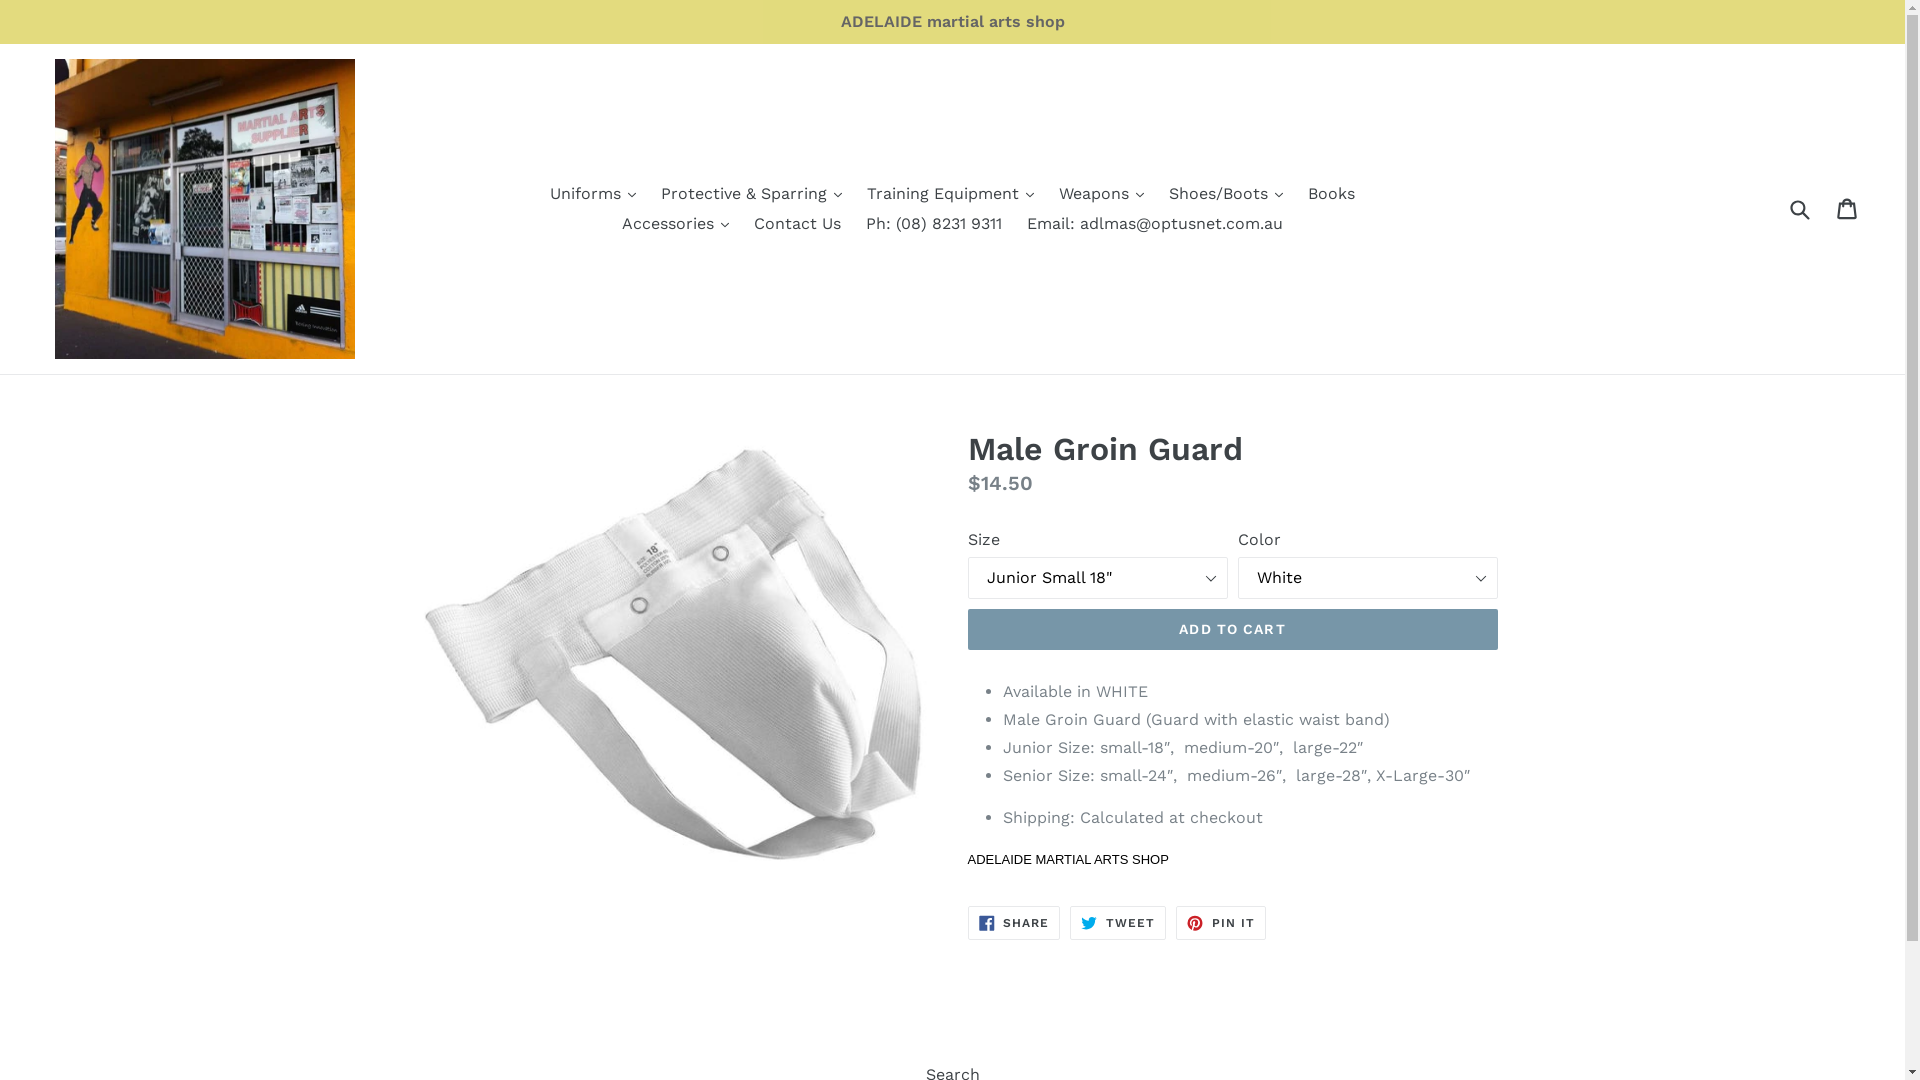 This screenshot has width=1920, height=1080. Describe the element at coordinates (1014, 922) in the screenshot. I see `'SHARE` at that location.